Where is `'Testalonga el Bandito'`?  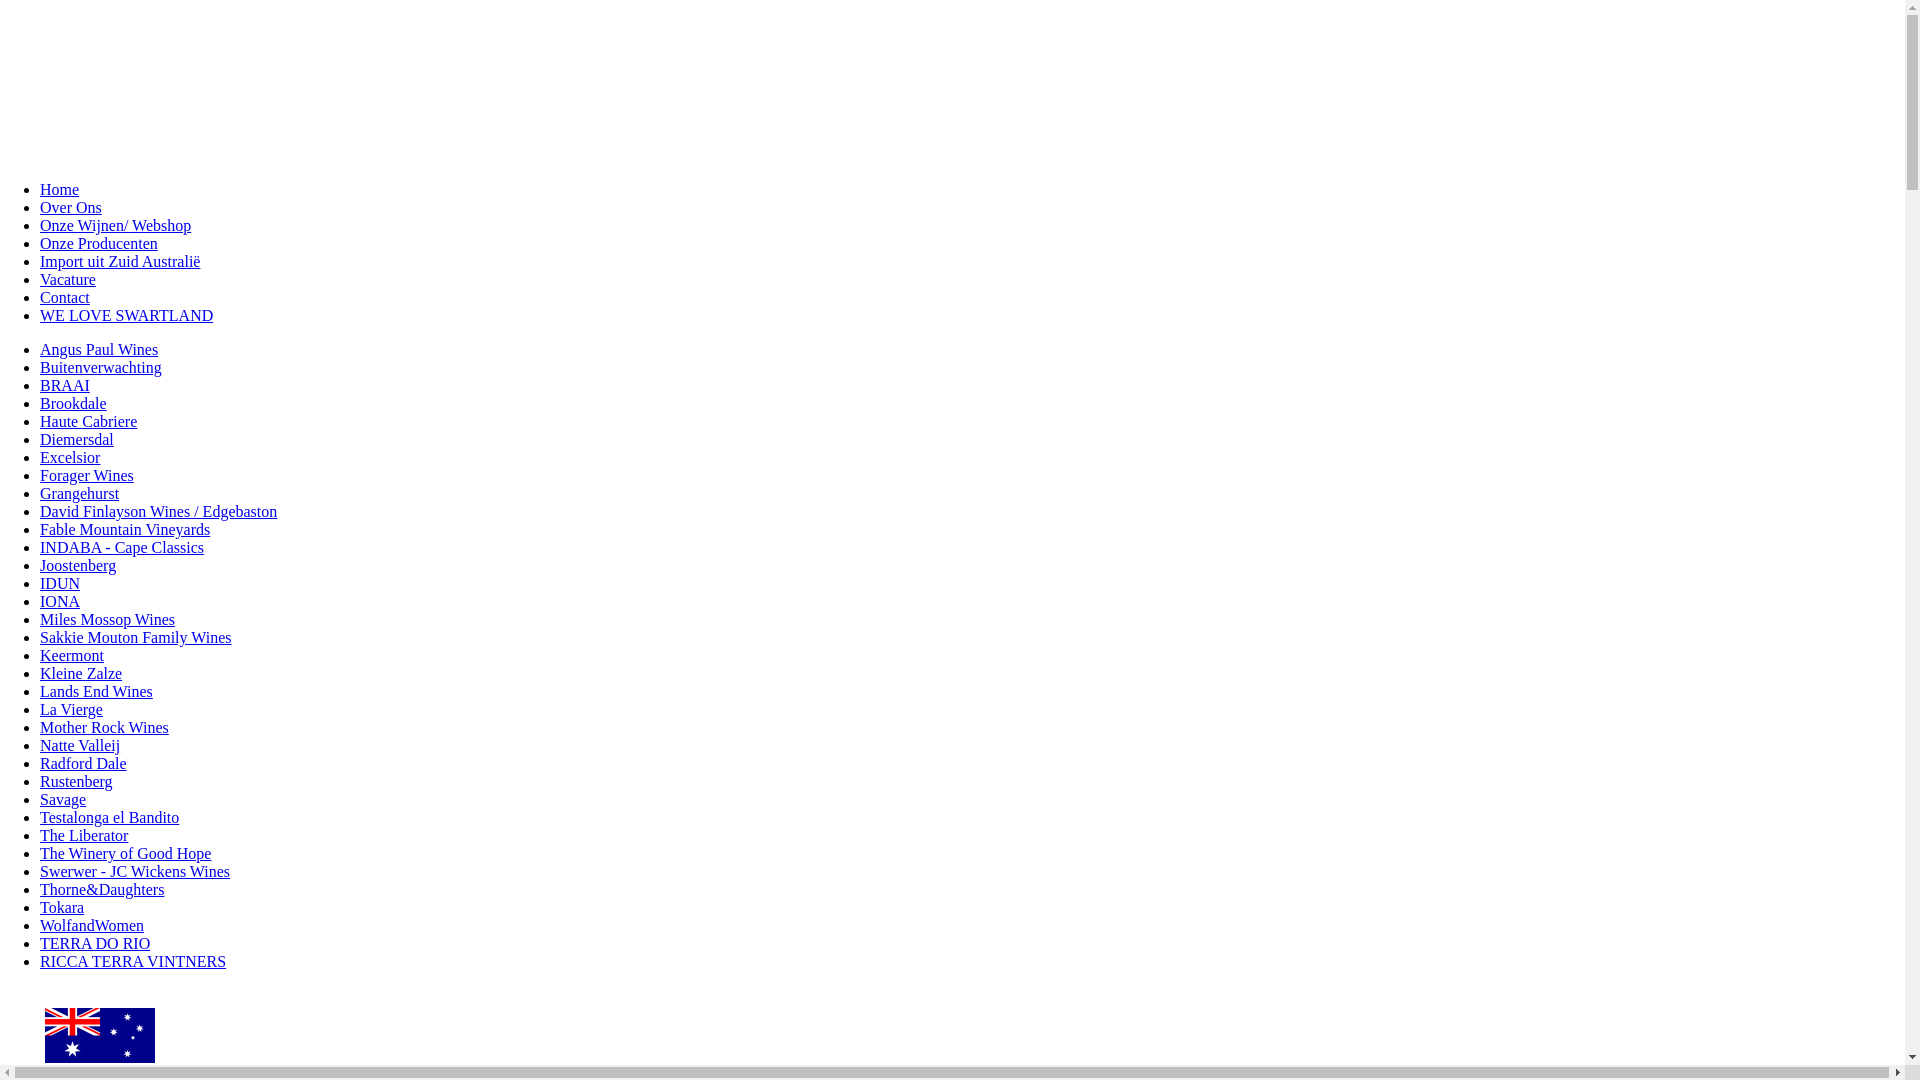 'Testalonga el Bandito' is located at coordinates (108, 817).